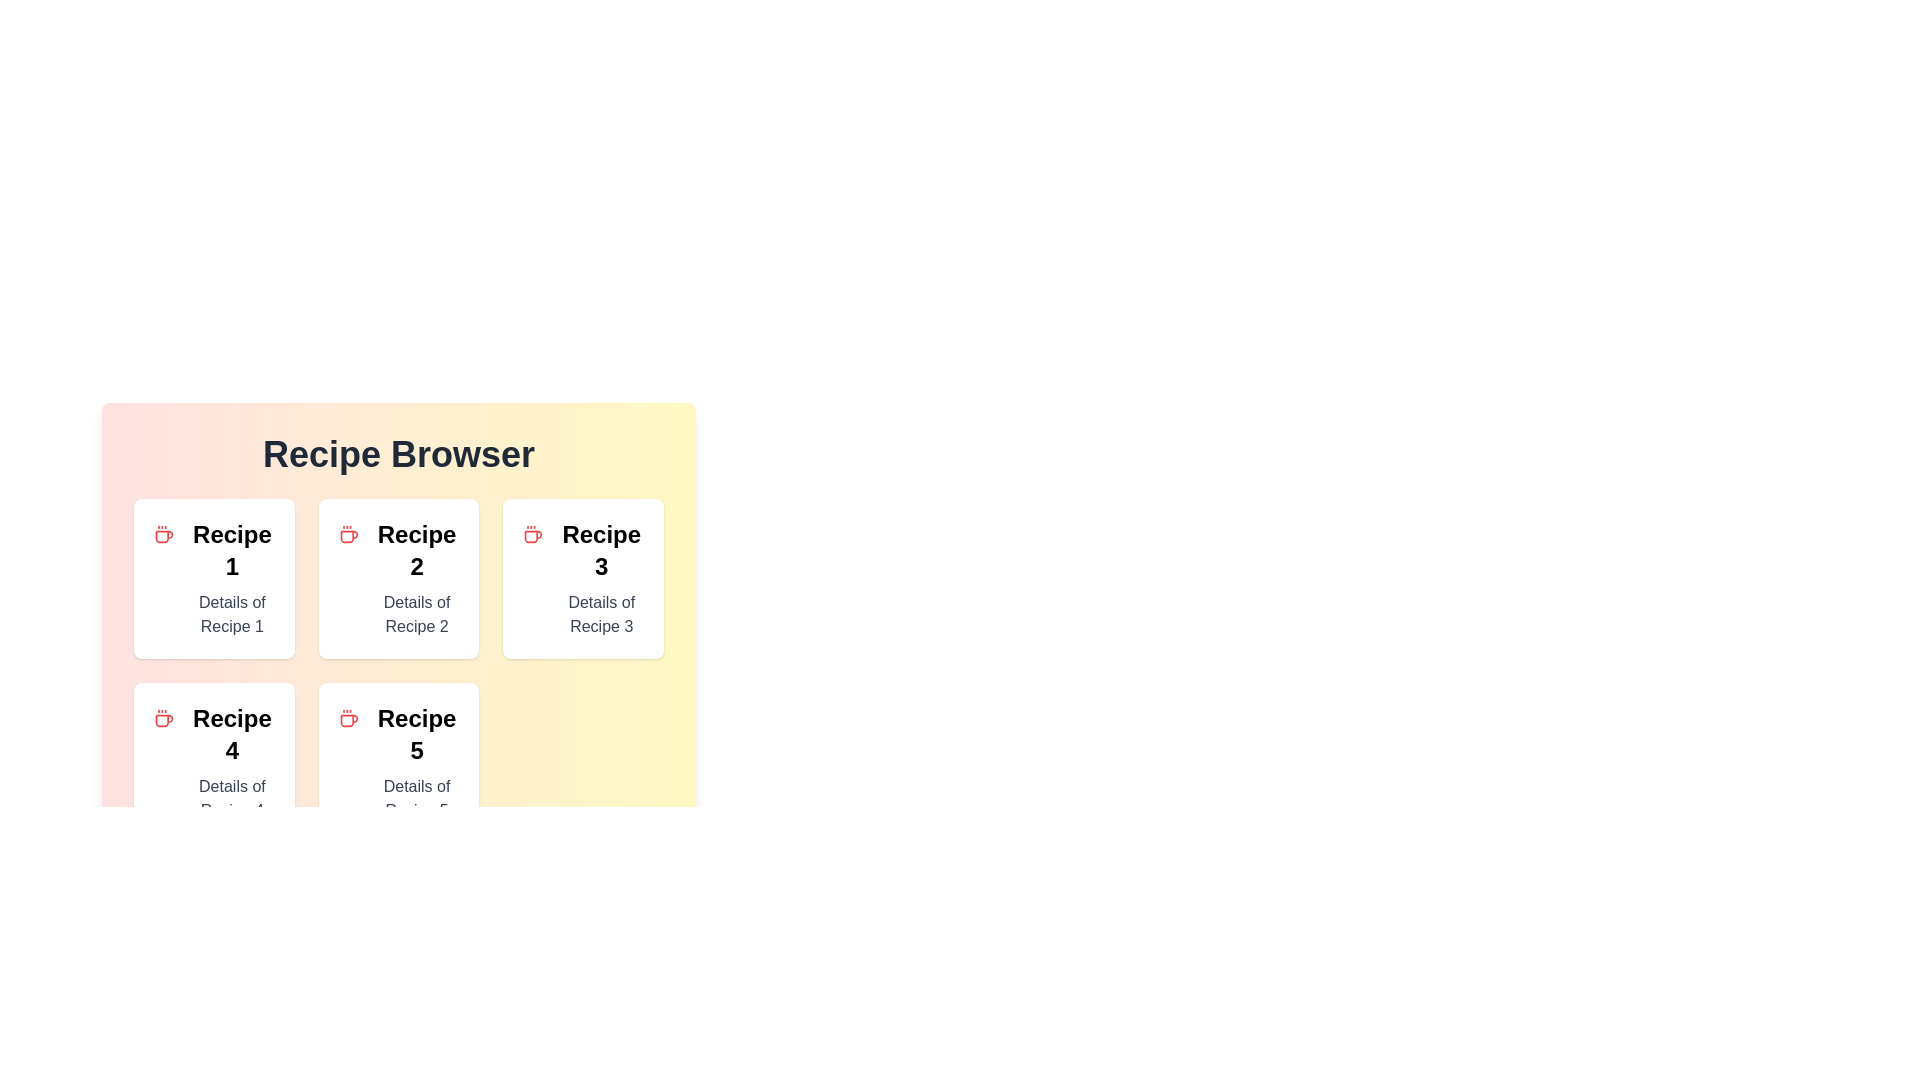 The image size is (1920, 1080). Describe the element at coordinates (232, 735) in the screenshot. I see `text displayed on the 'Recipe 4' label located in the second row and first column of the recipe grid under 'Recipe Browser'` at that location.